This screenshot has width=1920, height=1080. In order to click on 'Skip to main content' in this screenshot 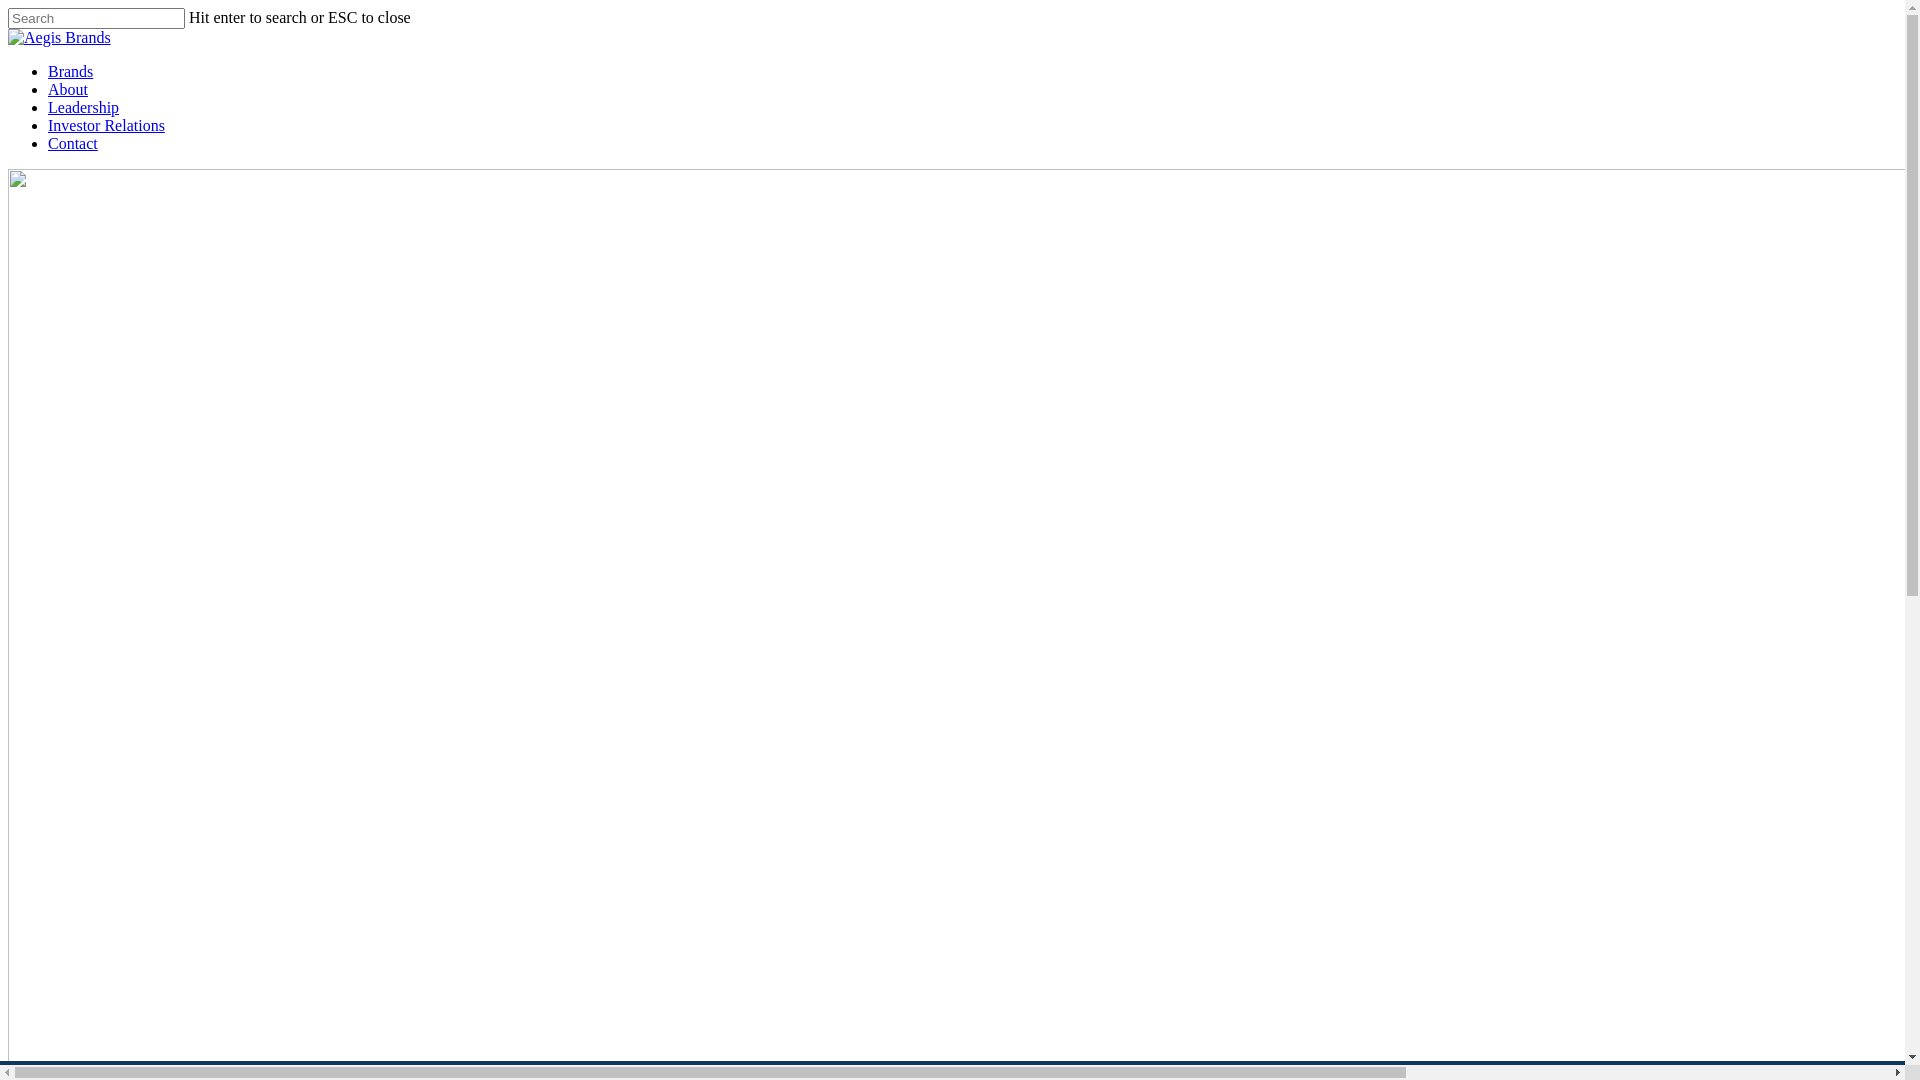, I will do `click(6, 7)`.